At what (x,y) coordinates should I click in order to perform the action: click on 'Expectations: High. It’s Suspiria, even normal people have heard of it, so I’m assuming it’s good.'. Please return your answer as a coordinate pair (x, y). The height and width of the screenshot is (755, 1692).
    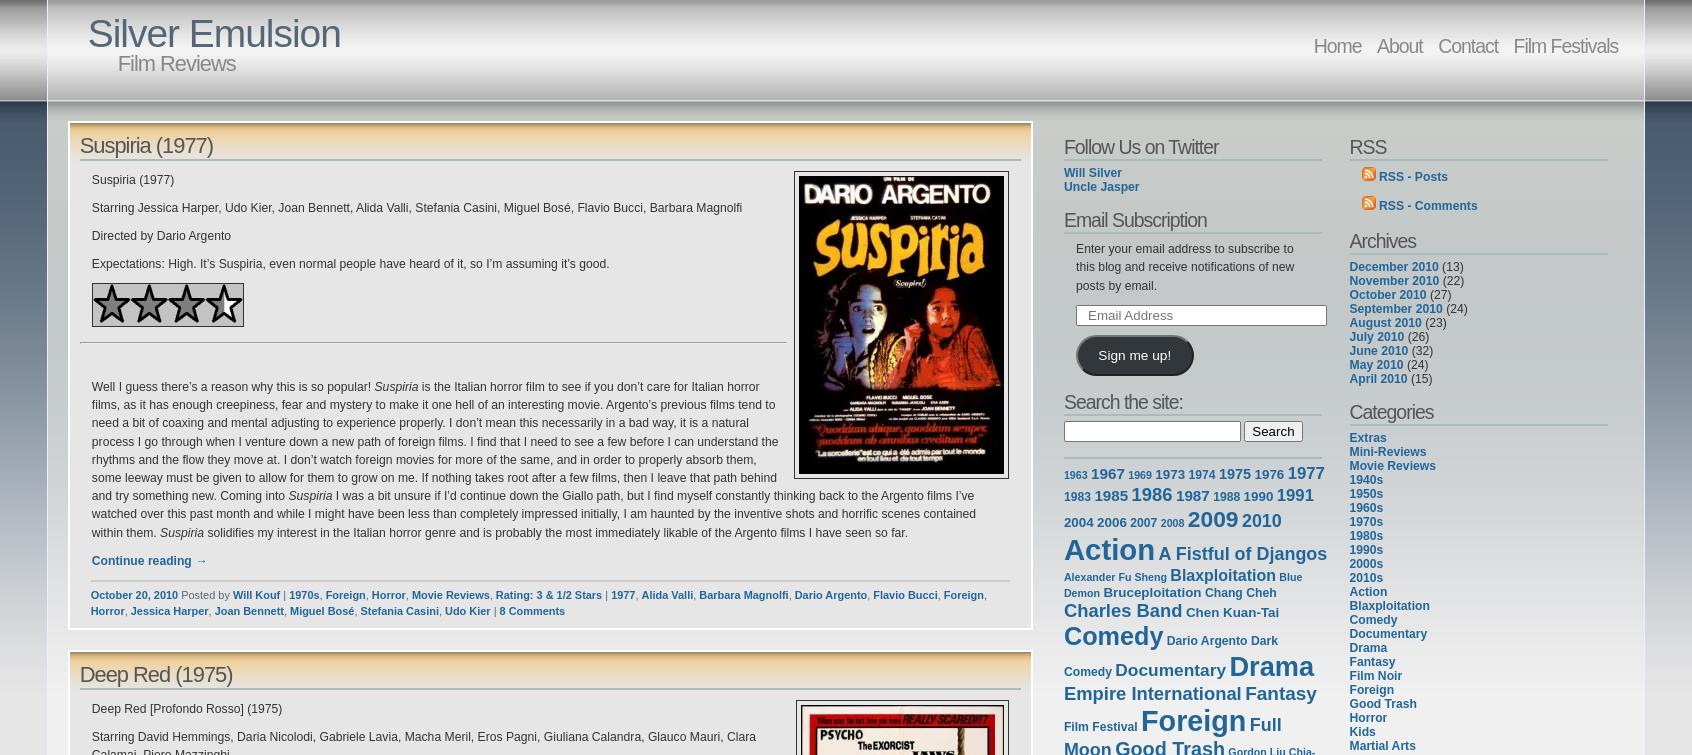
    Looking at the image, I should click on (349, 262).